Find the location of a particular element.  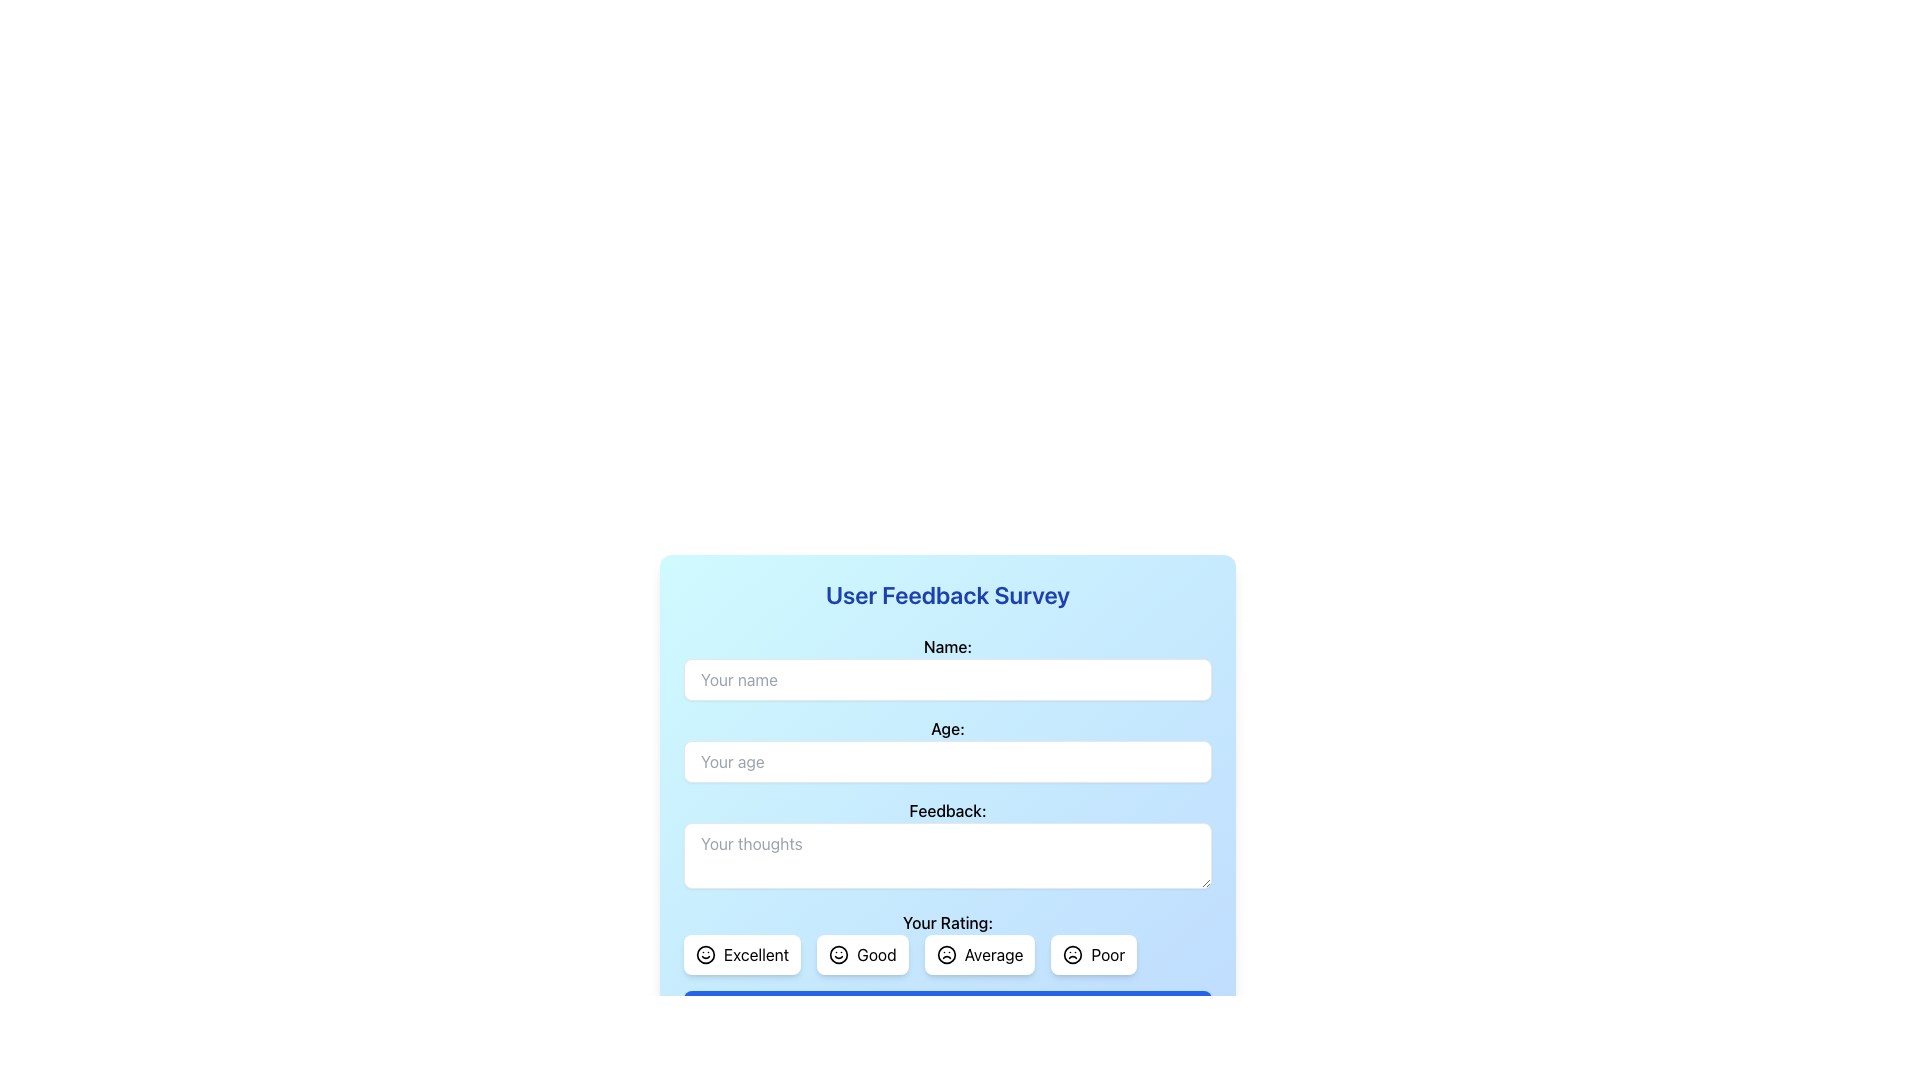

the circular frowning face icon which is the leftmost graphical part of the 'Average' button in the rating group at the bottom of the survey form is located at coordinates (945, 954).